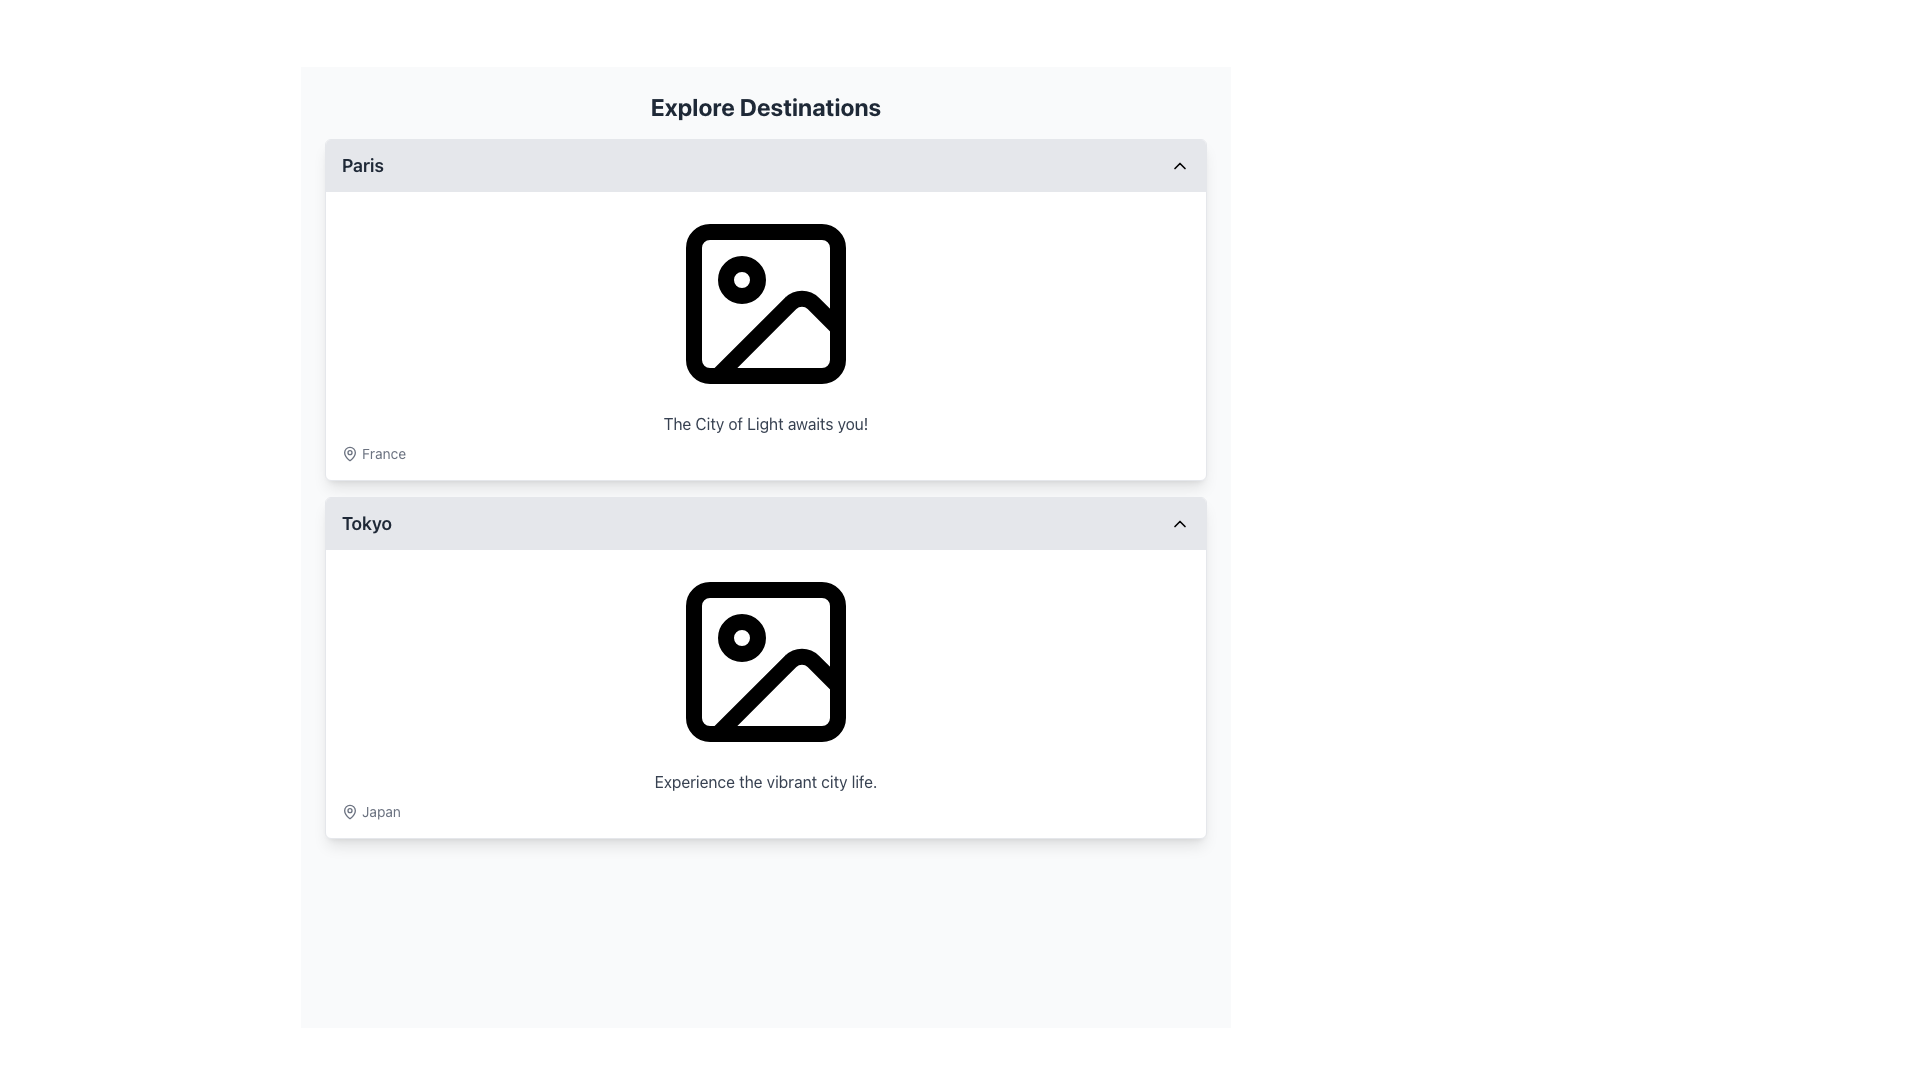 Image resolution: width=1920 pixels, height=1080 pixels. What do you see at coordinates (765, 693) in the screenshot?
I see `the Image and Text Combination element that provides a visual and textual summary of Tokyo, located centrally within the card below the title 'Tokyo'` at bounding box center [765, 693].